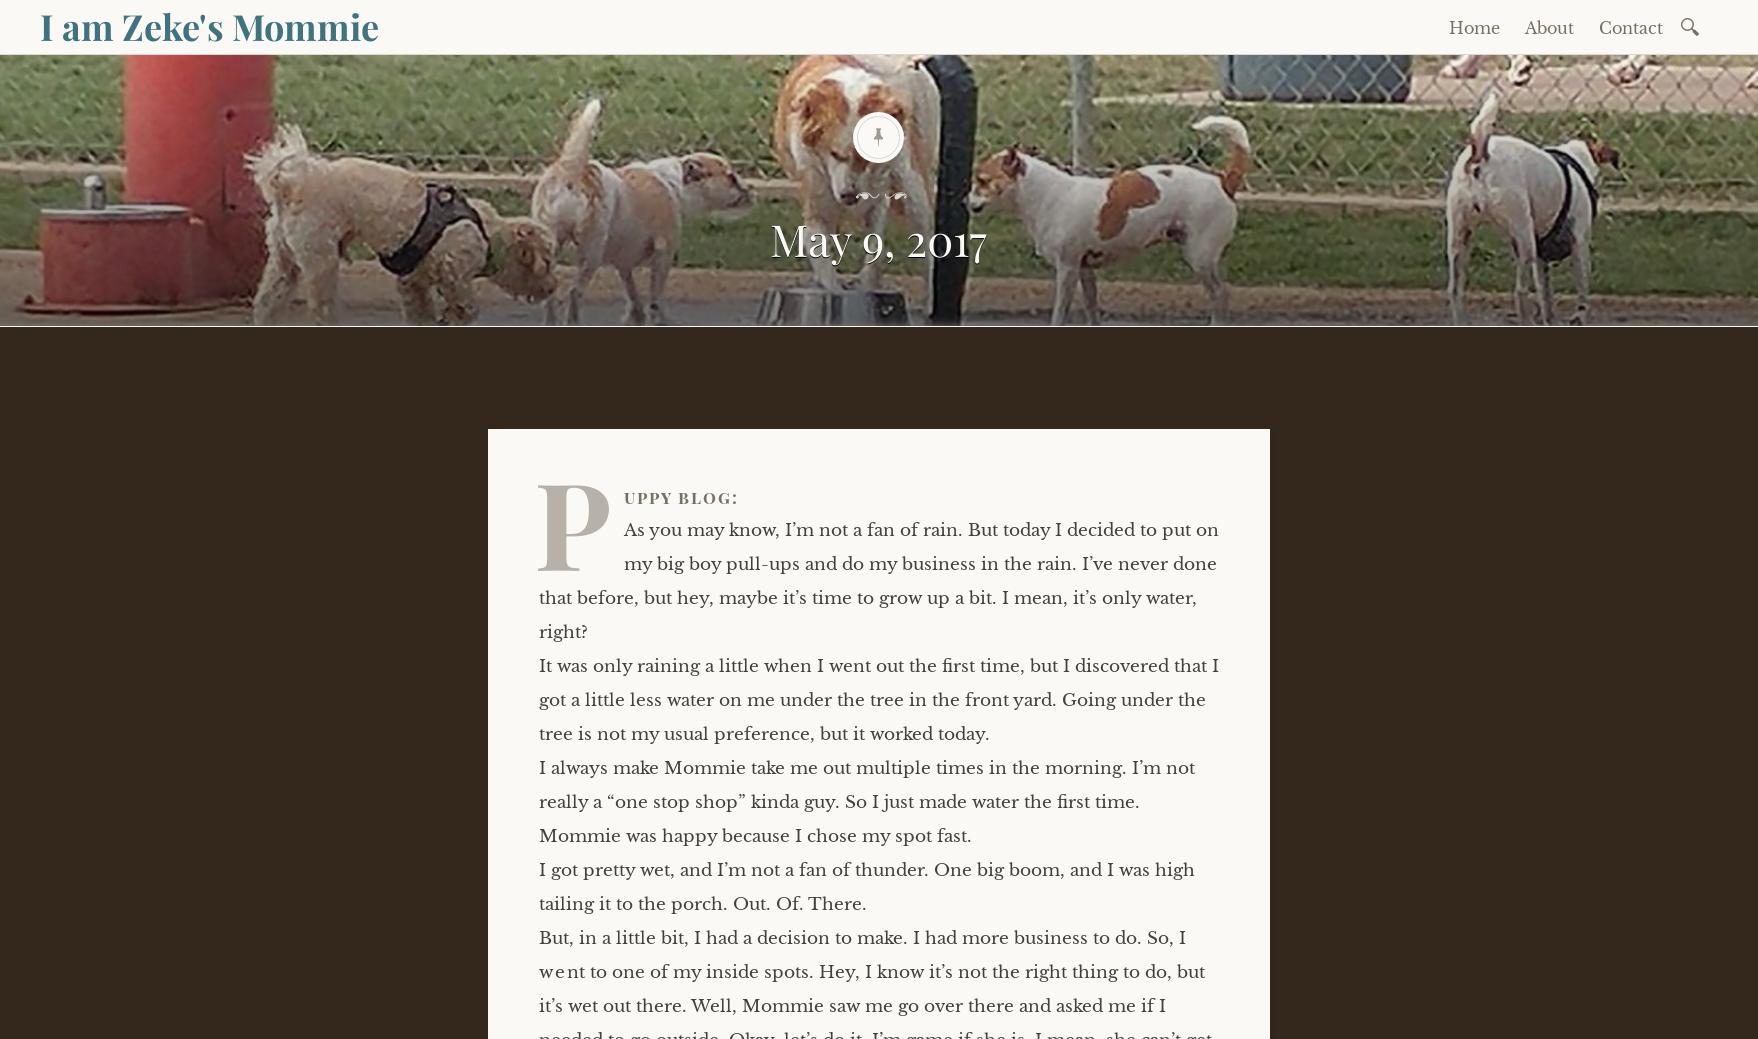 This screenshot has width=1758, height=1039. I want to click on 'As you may know, I’m not a fan of rain. But today I decided to put on my big boy pull-ups and do my business in the rain. I’ve never done that before, but hey, maybe it’s time to grow up a bit. I mean, it’s only water, right?', so click(879, 580).